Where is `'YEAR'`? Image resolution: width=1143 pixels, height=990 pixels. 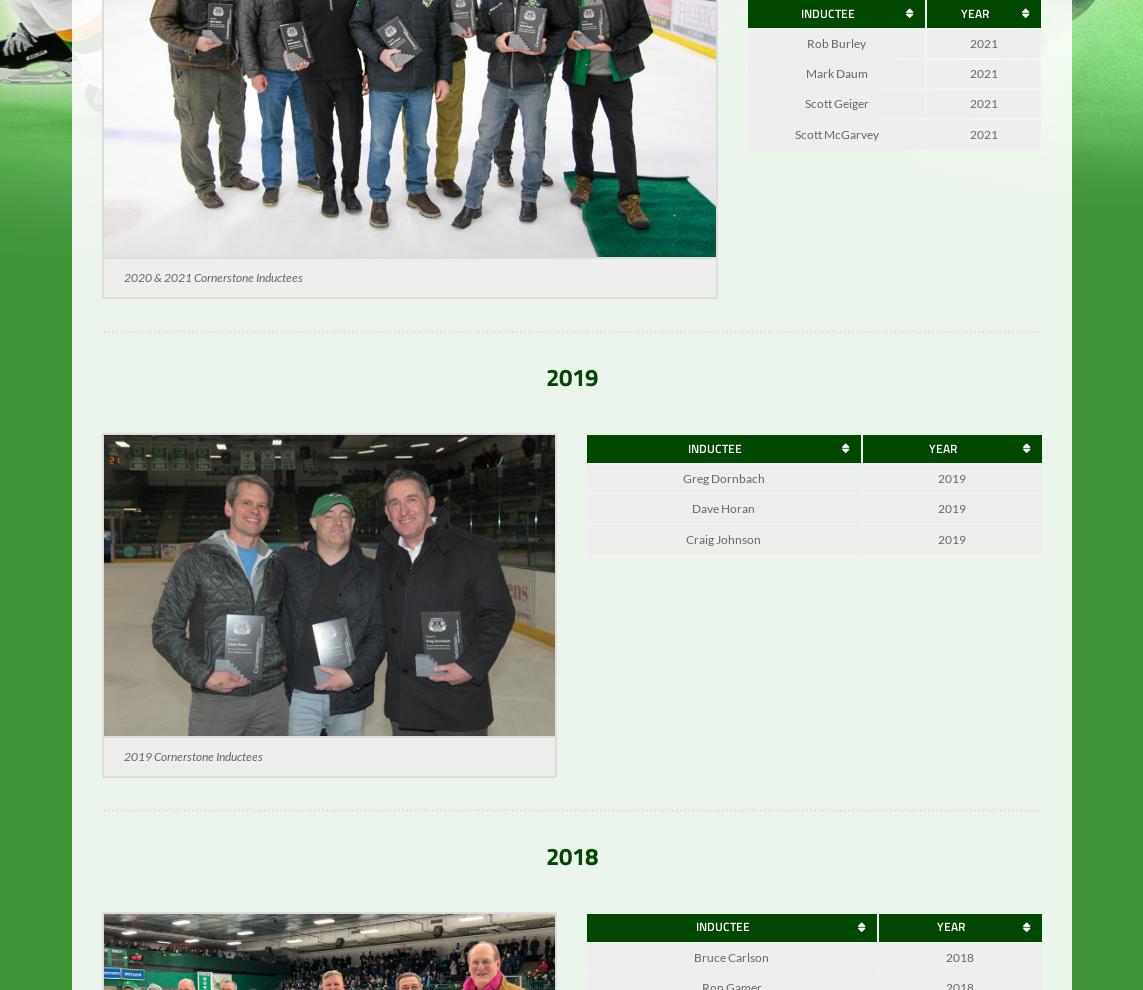 'YEAR' is located at coordinates (974, 25).